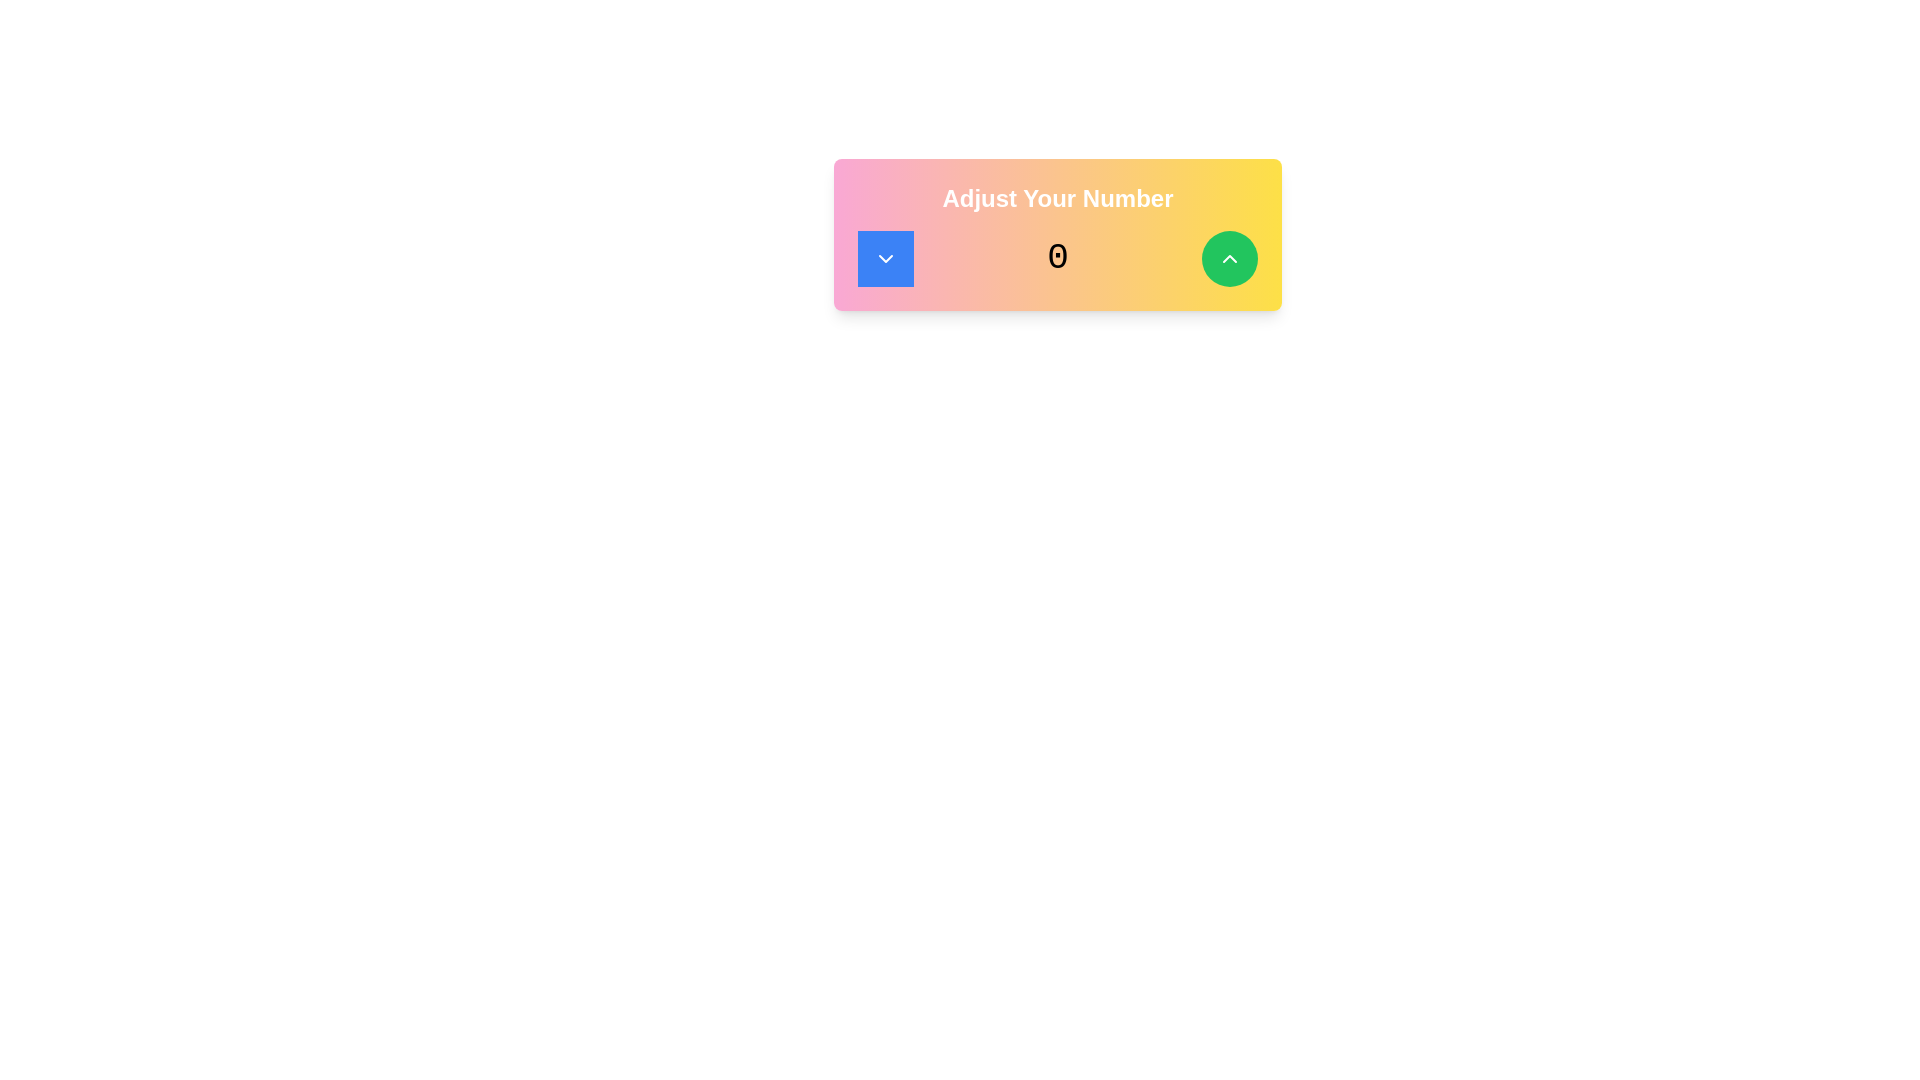 This screenshot has height=1080, width=1920. What do you see at coordinates (885, 257) in the screenshot?
I see `the downward-facing chevron icon located within the interactive circular blue button on the left side of the gradient-colored panel labeled 'Adjust Your Number' to trigger a tooltip or visual feedback` at bounding box center [885, 257].